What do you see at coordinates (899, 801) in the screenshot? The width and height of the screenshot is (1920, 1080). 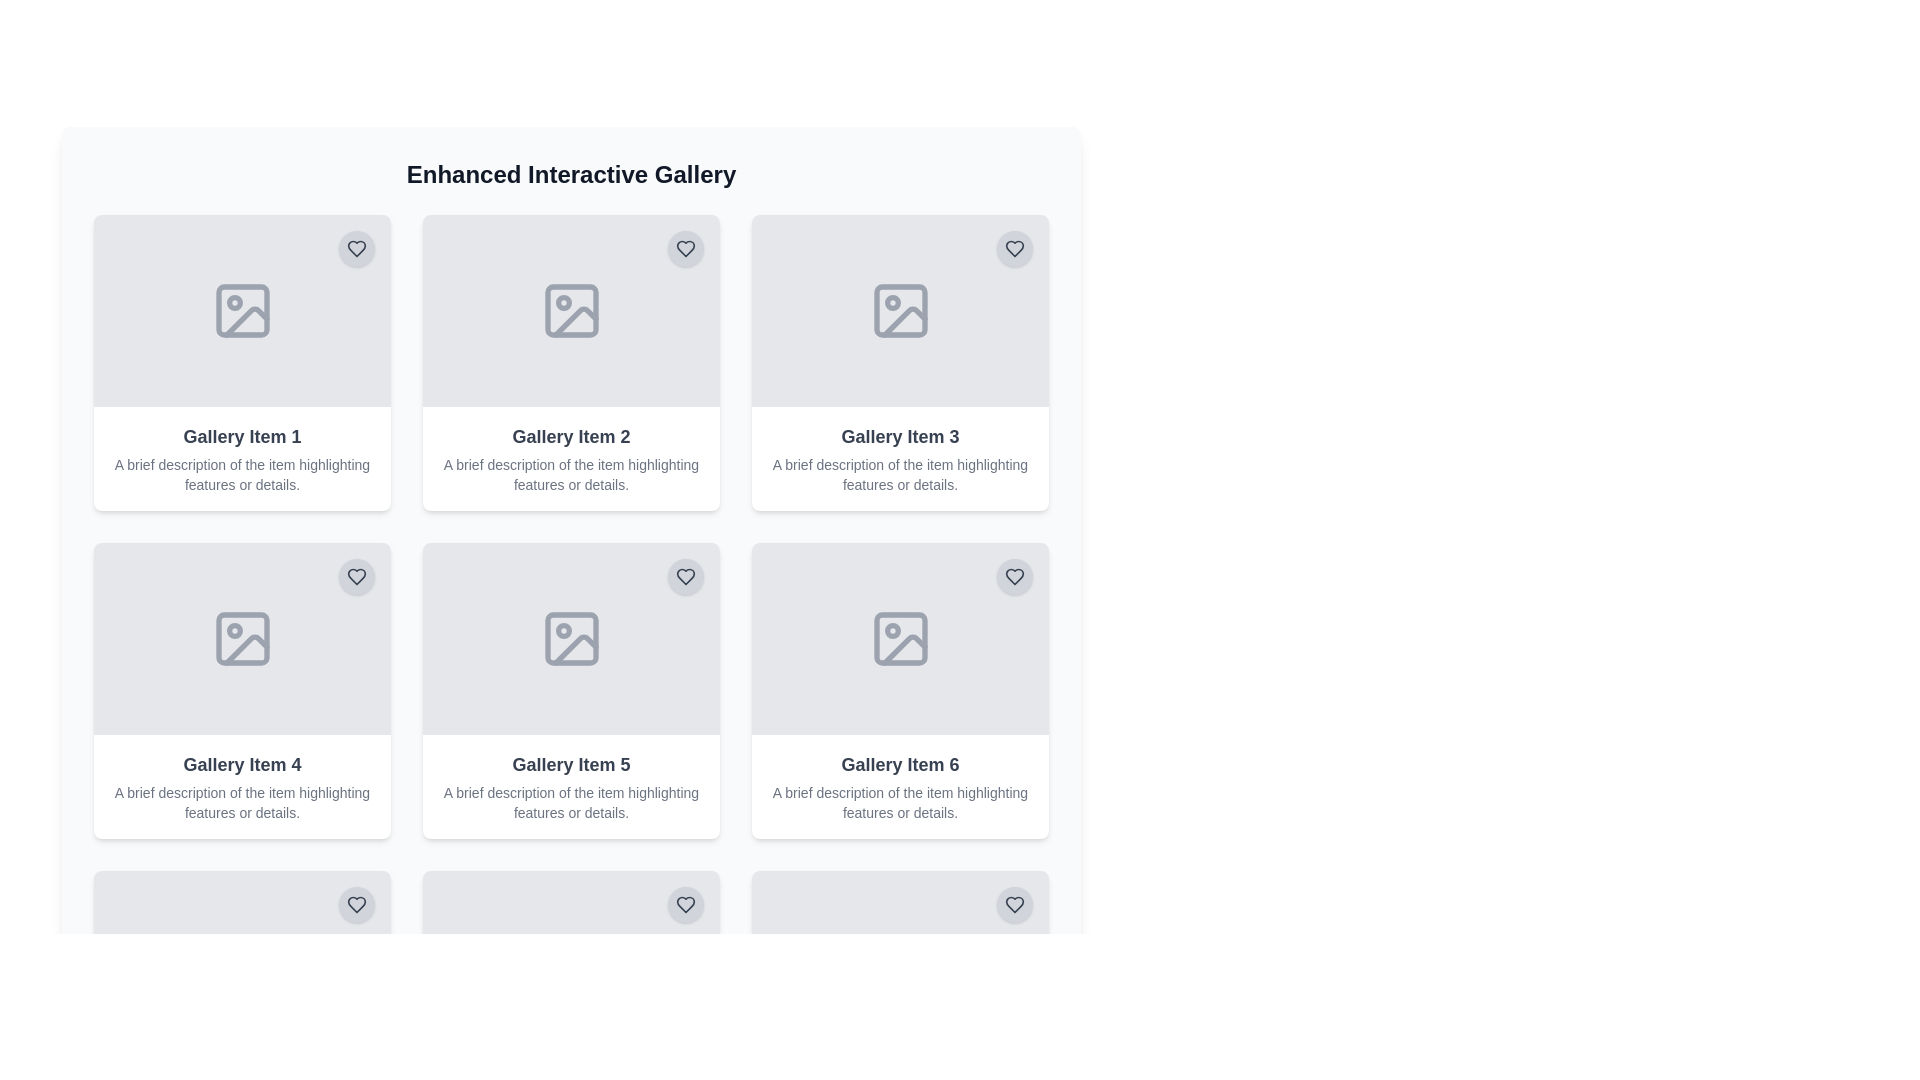 I see `the static text that reads 'A brief description of the item highlighting features or details' located beneath 'Gallery Item 6' in the second column of the second row in the gallery` at bounding box center [899, 801].